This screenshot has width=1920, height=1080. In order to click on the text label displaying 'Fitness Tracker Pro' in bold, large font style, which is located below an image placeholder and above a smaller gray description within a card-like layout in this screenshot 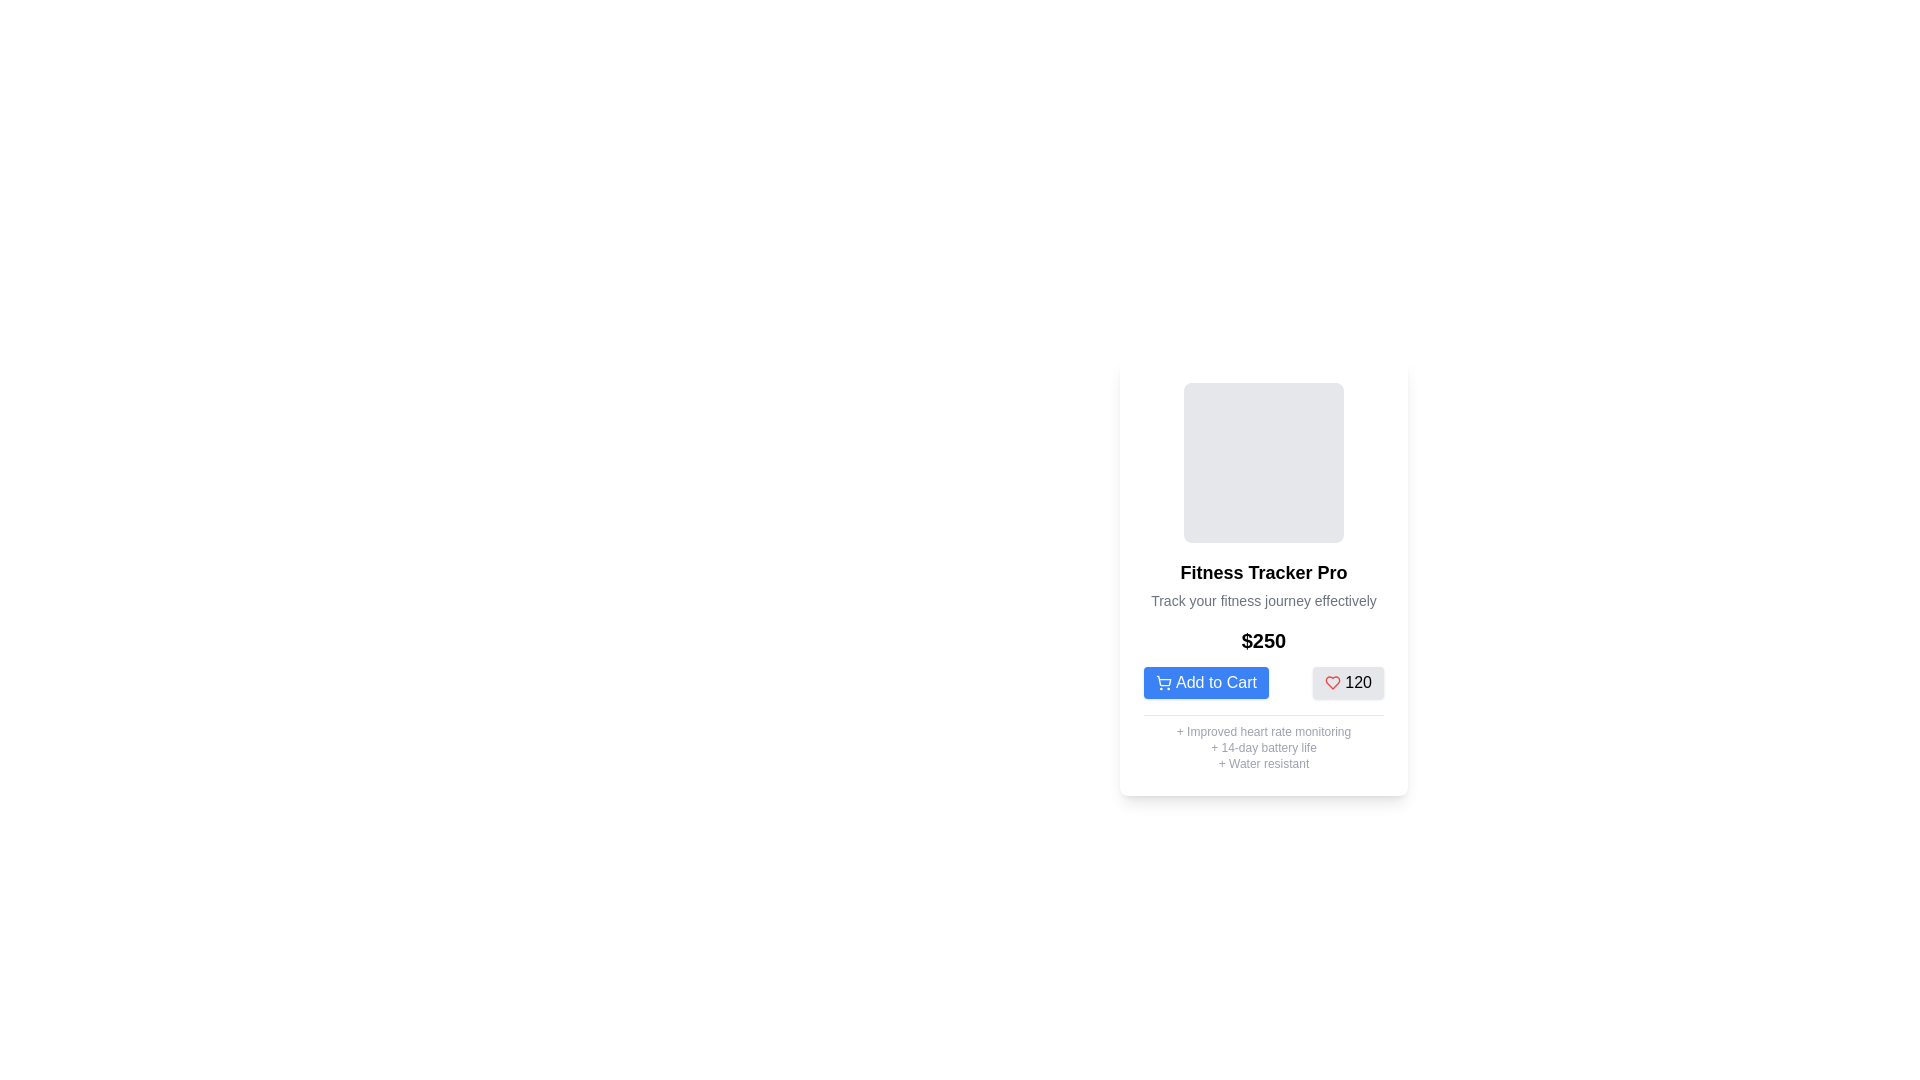, I will do `click(1262, 573)`.